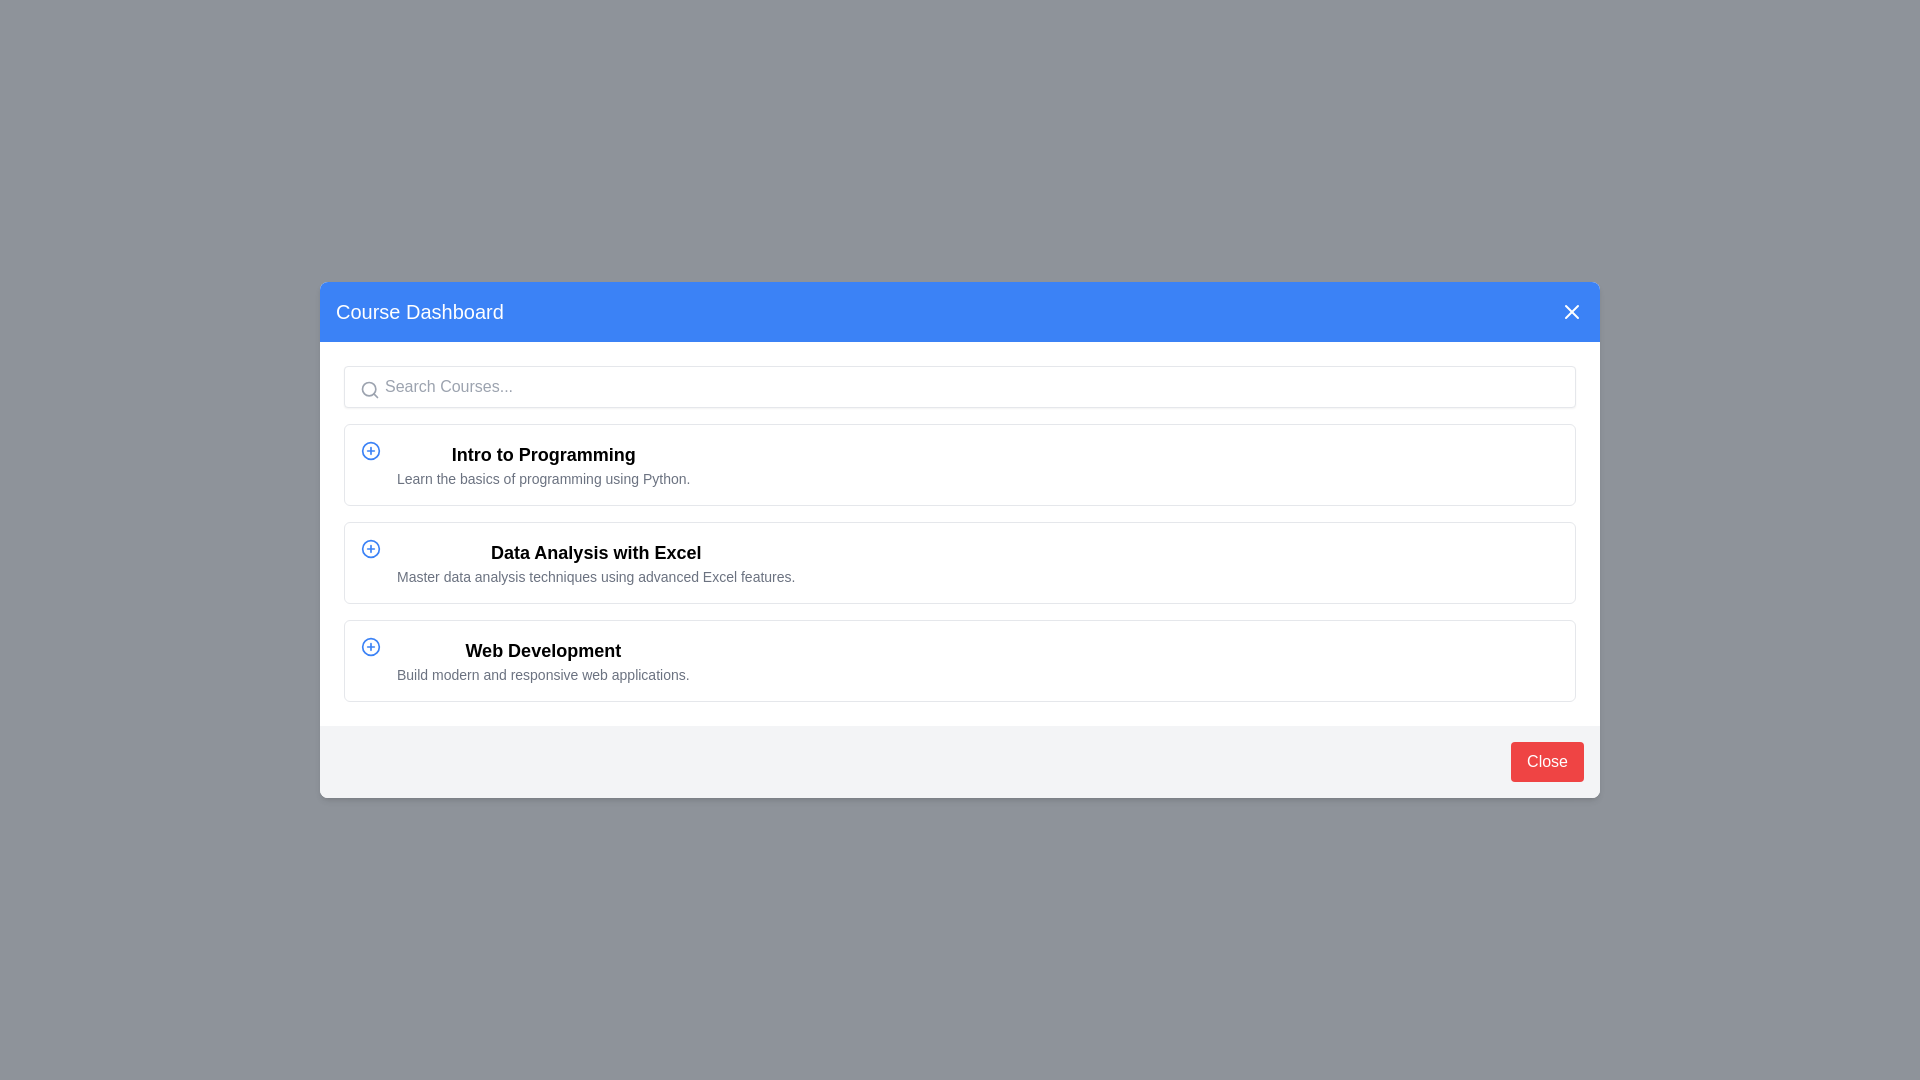 The height and width of the screenshot is (1080, 1920). I want to click on the button with an icon located to the left of the title 'Data Analysis with Excel' in the second card, so click(370, 548).